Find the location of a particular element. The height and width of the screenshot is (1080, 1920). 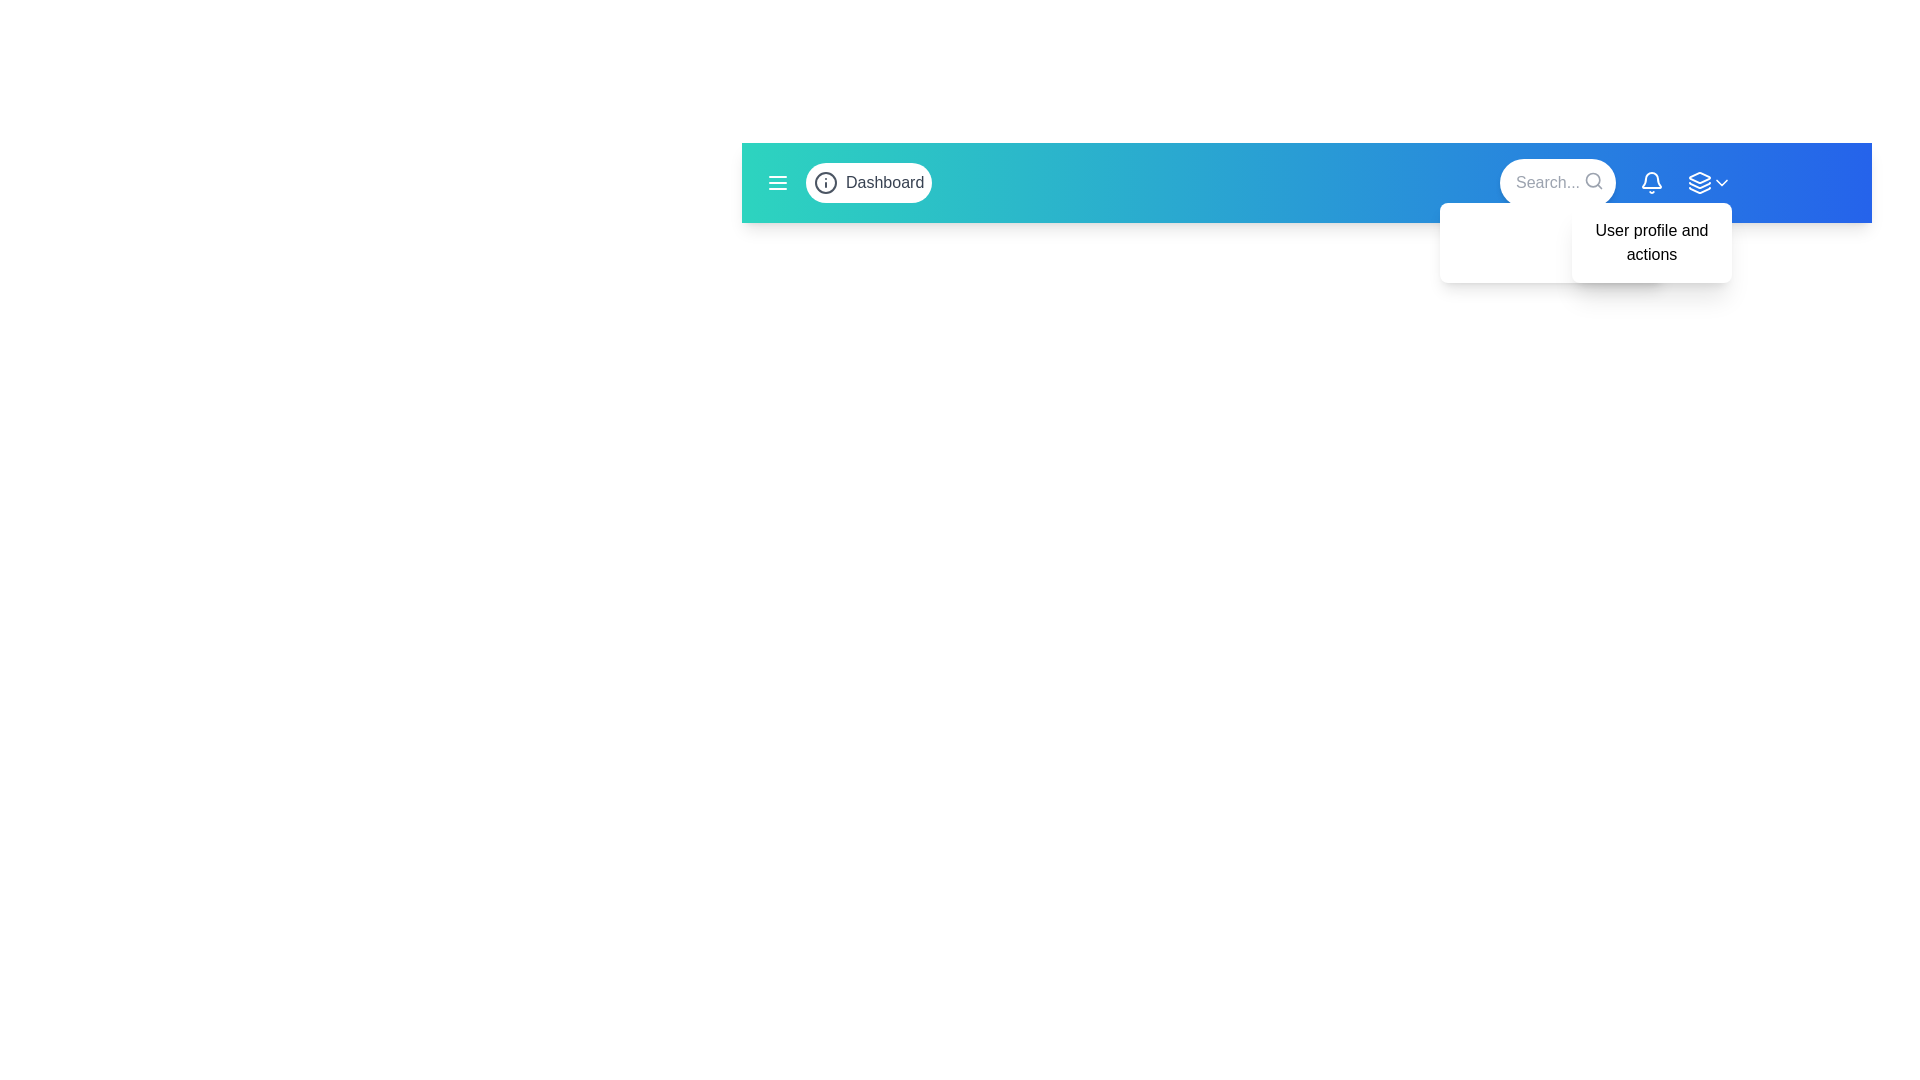

the search icon located in the navigation bar that indicates the search functionality is located at coordinates (1592, 181).